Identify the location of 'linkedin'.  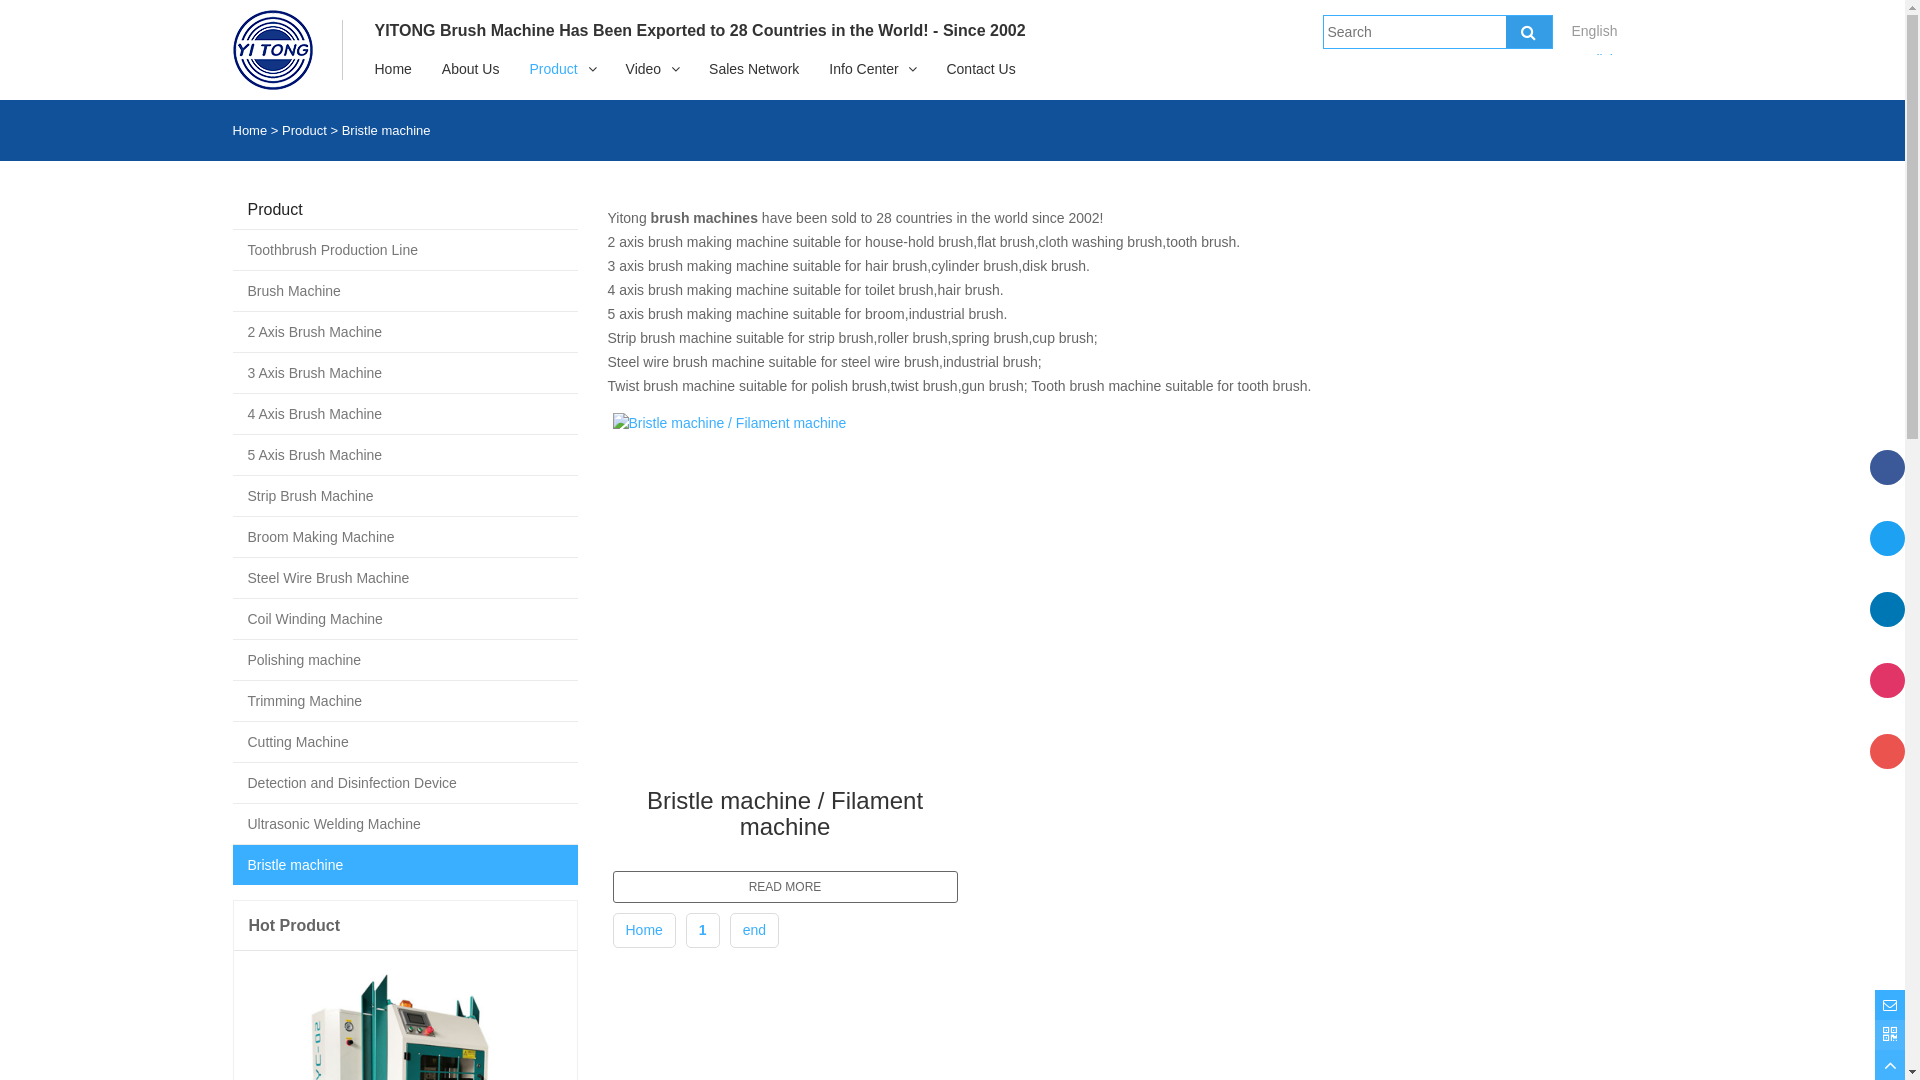
(1886, 626).